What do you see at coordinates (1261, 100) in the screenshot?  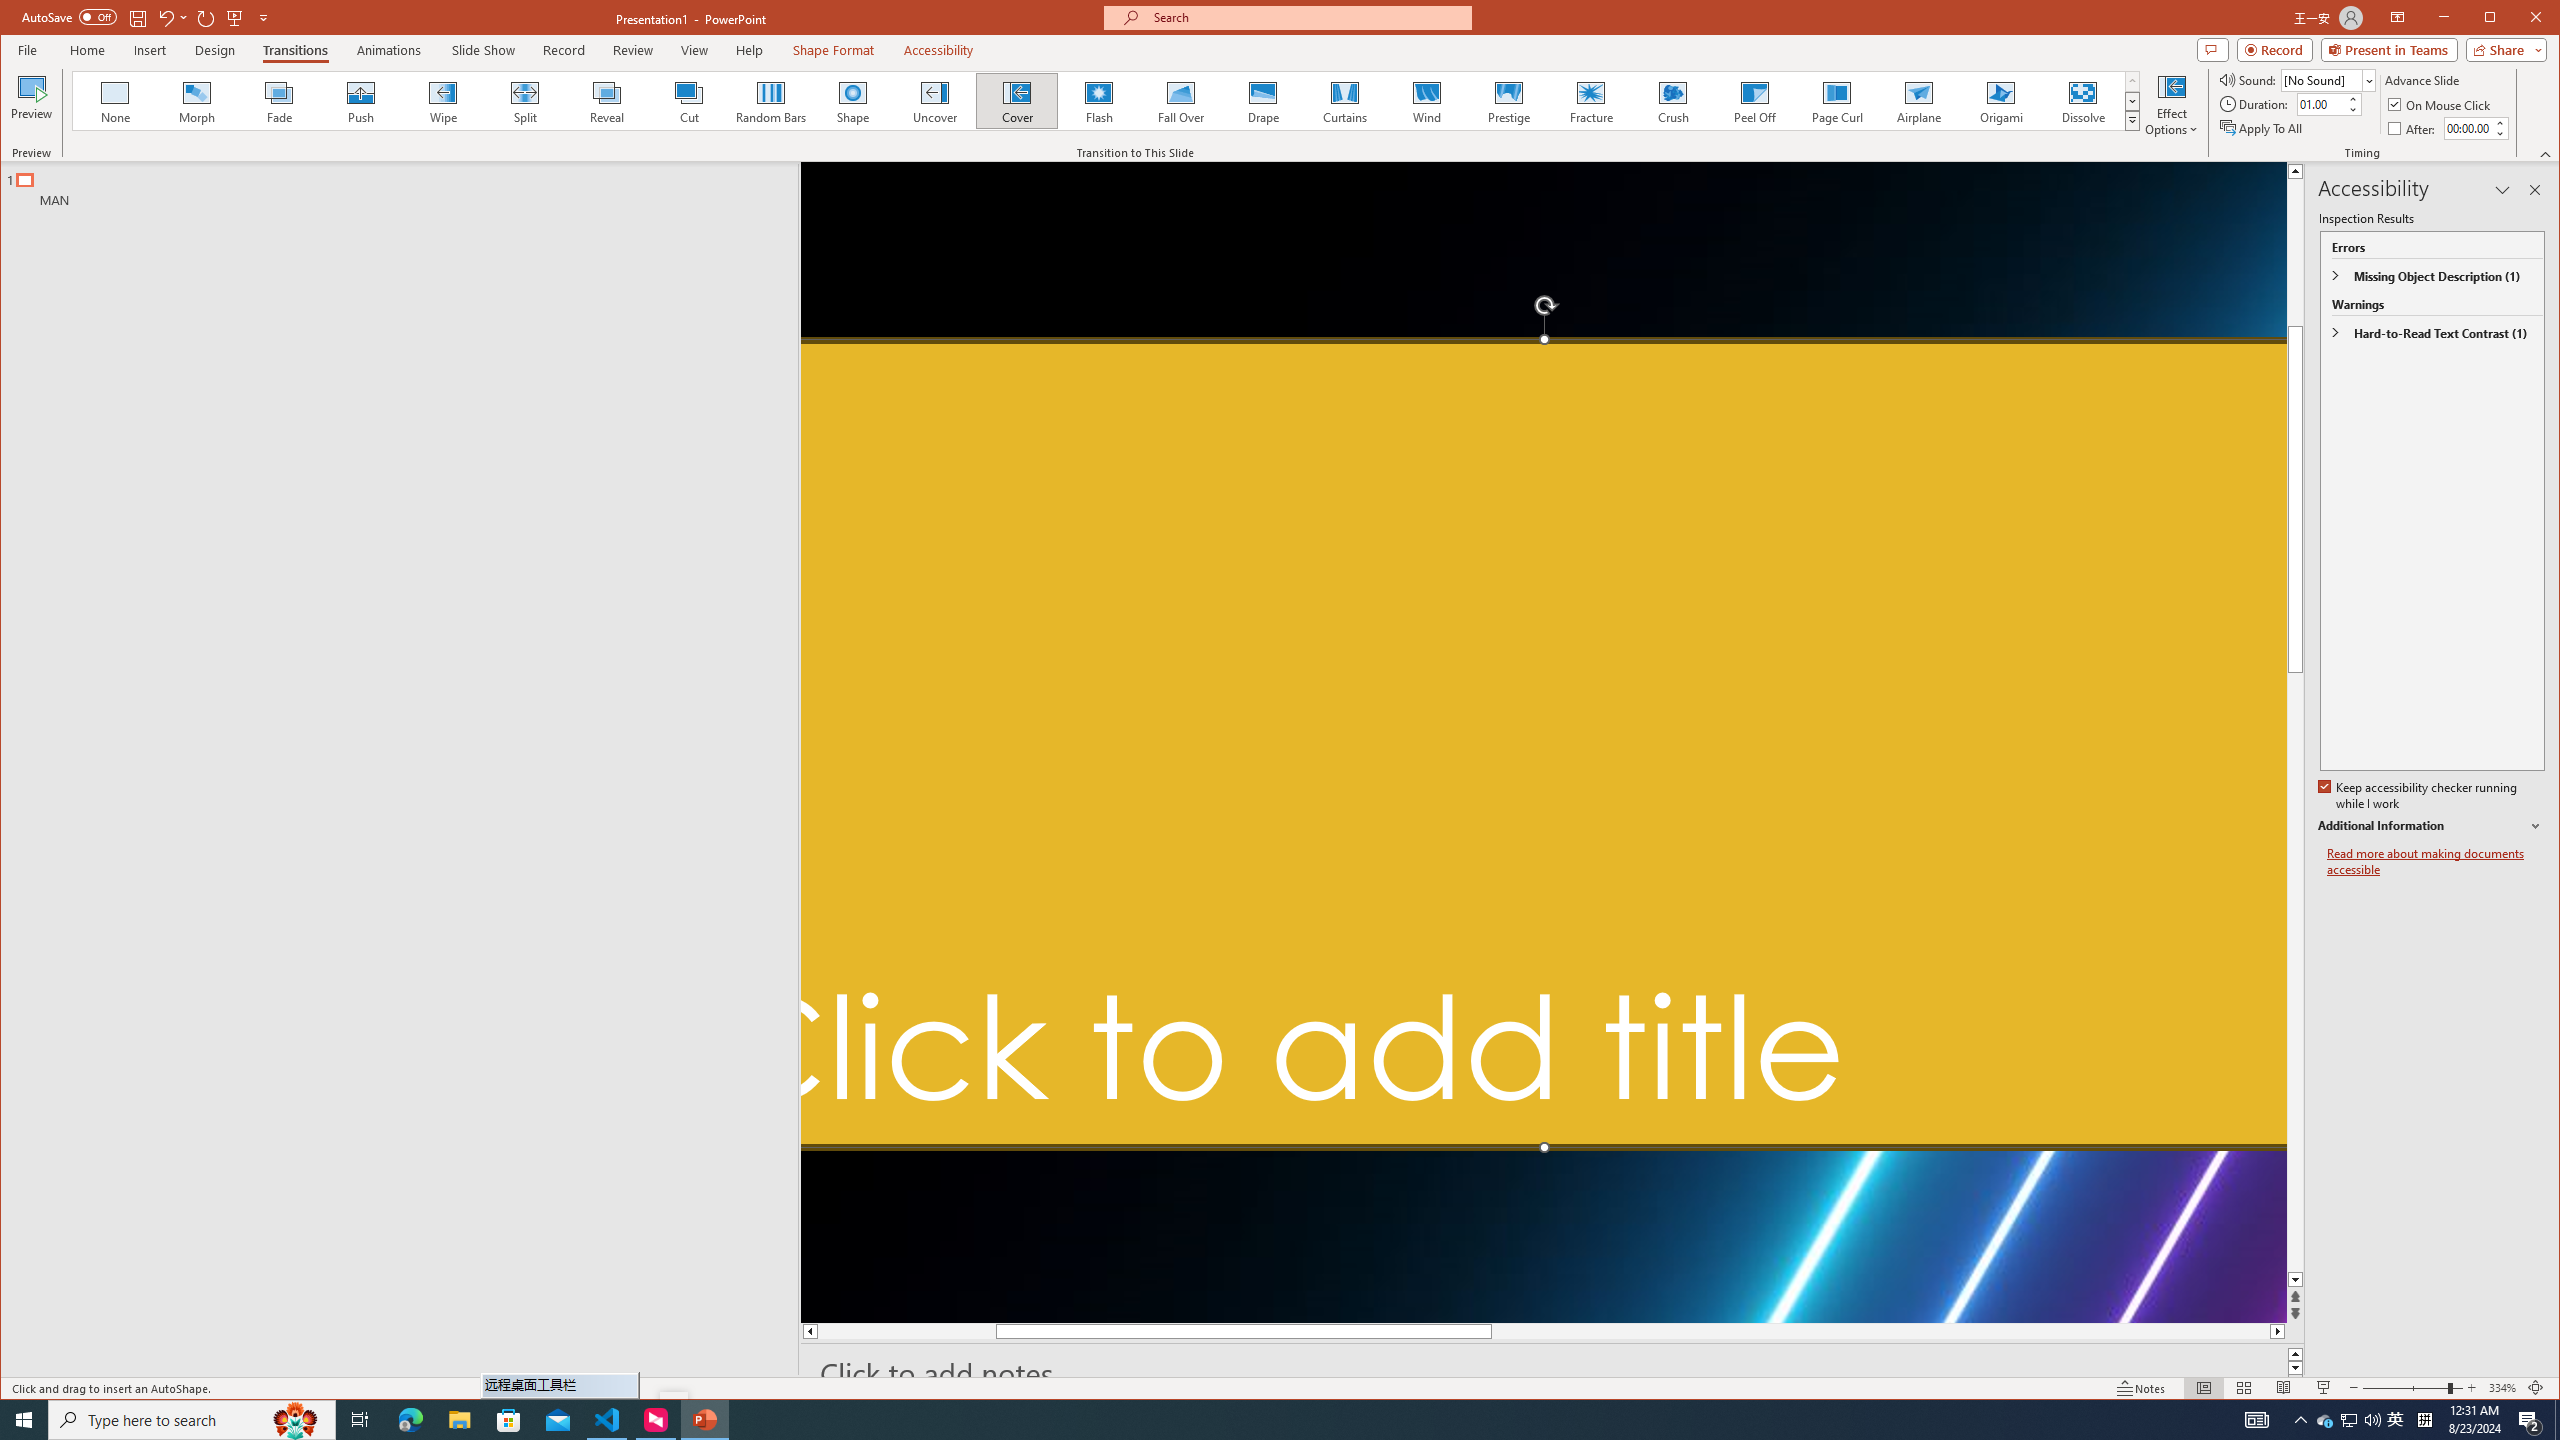 I see `'Drape'` at bounding box center [1261, 100].